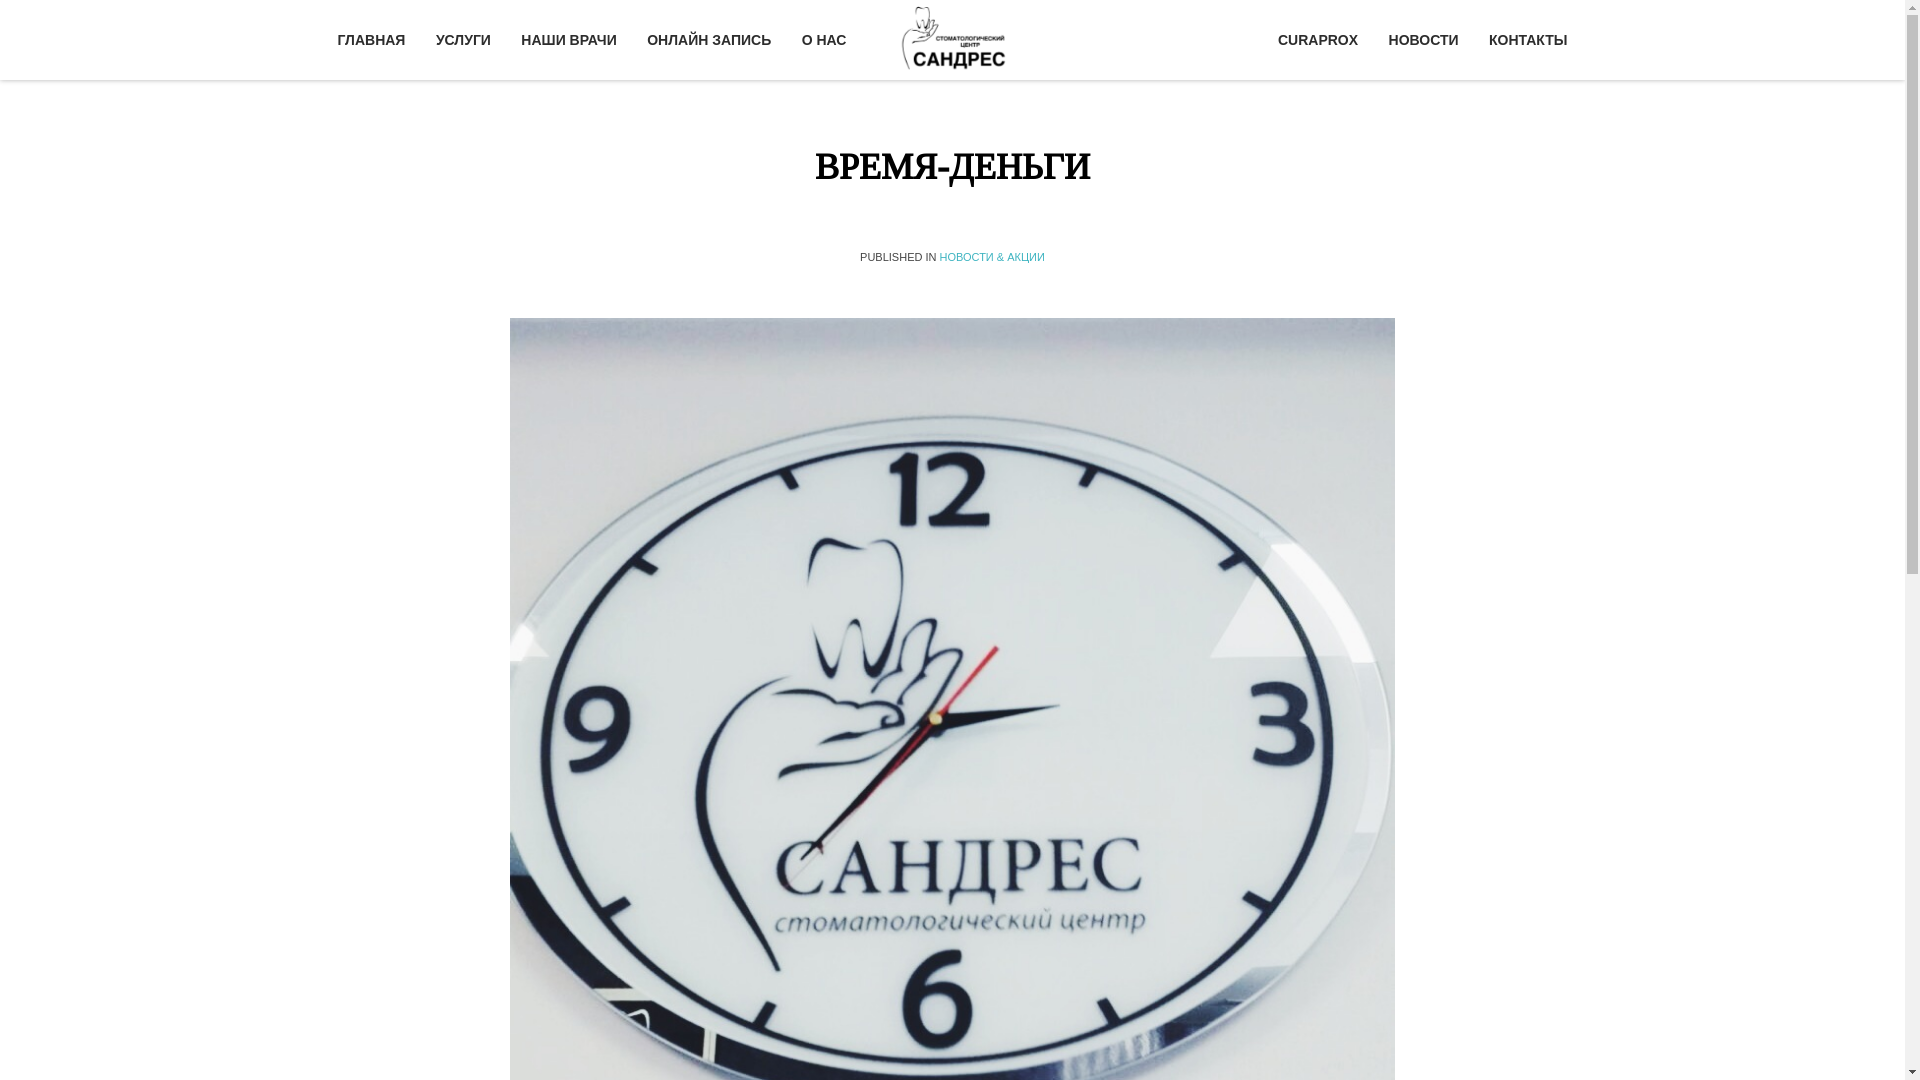 The height and width of the screenshot is (1080, 1920). Describe the element at coordinates (1324, 39) in the screenshot. I see `'CURAPROX'` at that location.